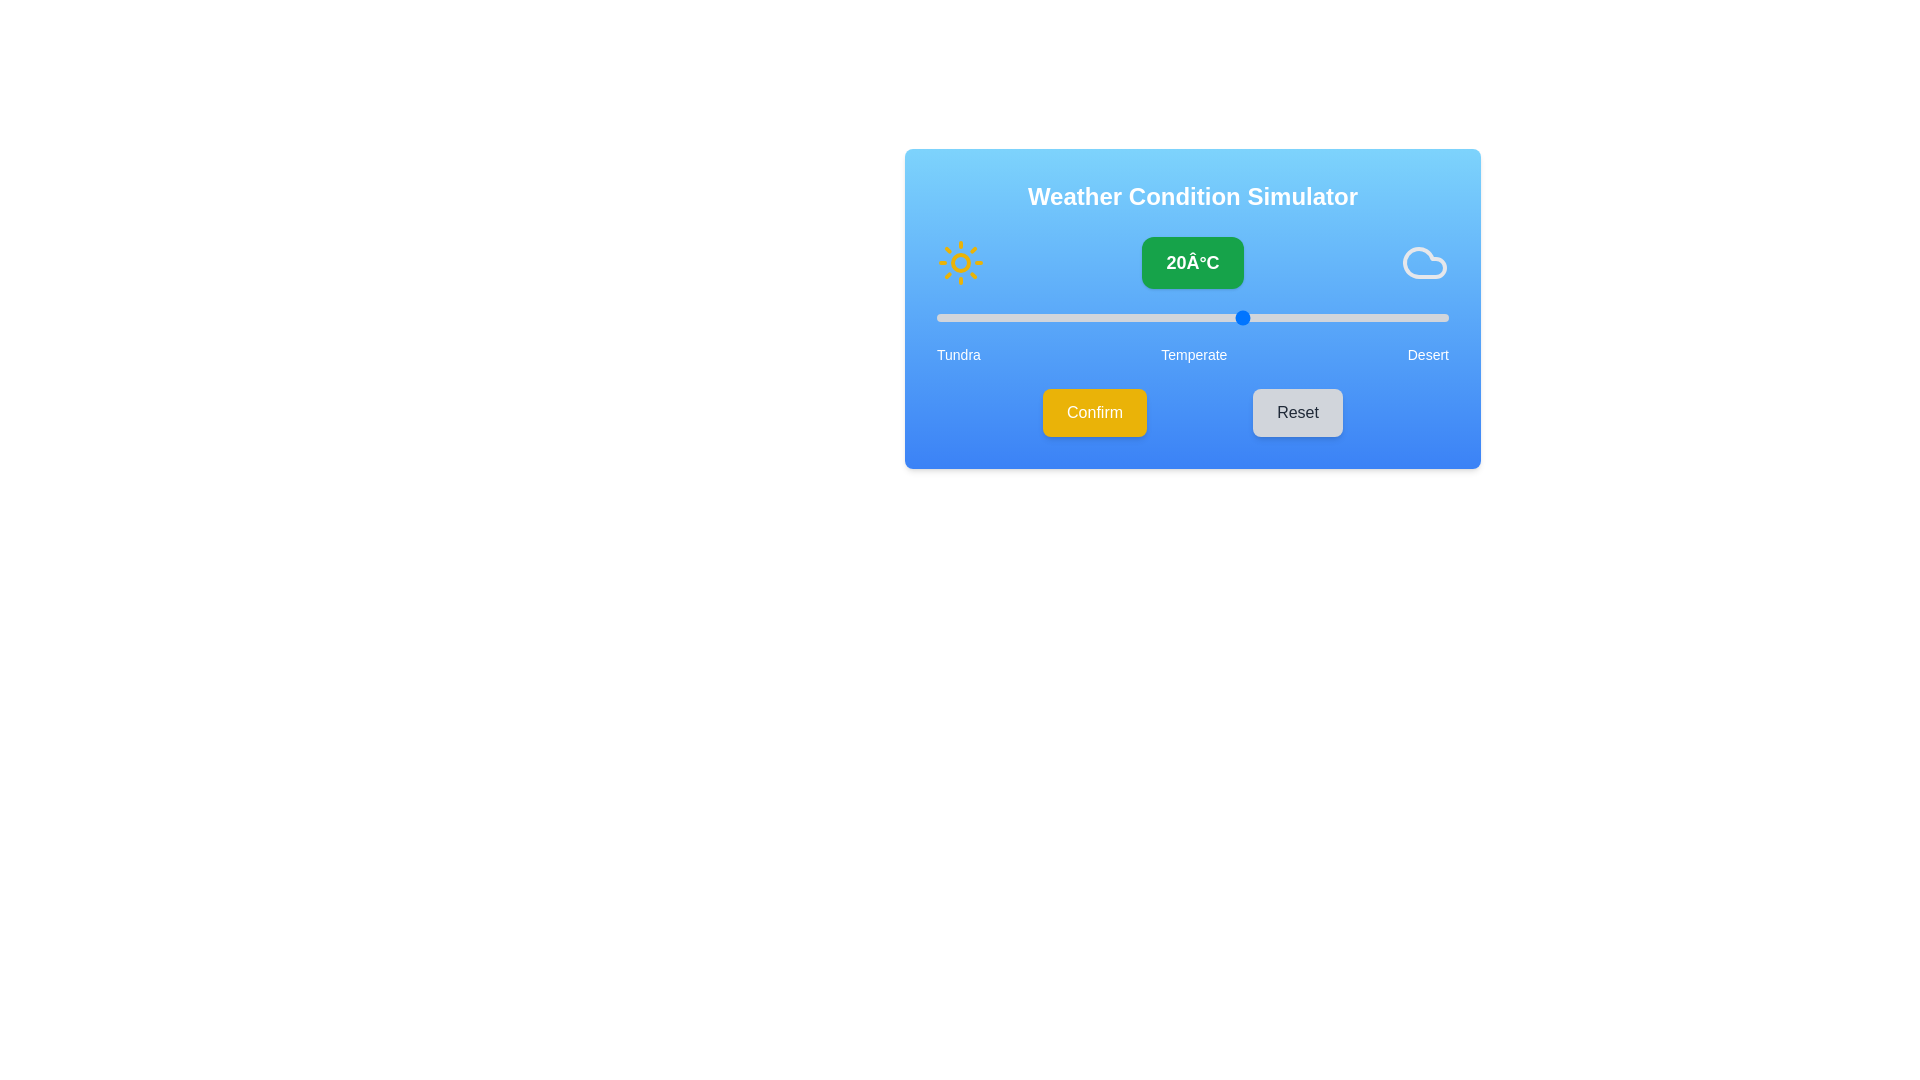  Describe the element at coordinates (1018, 316) in the screenshot. I see `the slider to set the temperature to -2°C` at that location.